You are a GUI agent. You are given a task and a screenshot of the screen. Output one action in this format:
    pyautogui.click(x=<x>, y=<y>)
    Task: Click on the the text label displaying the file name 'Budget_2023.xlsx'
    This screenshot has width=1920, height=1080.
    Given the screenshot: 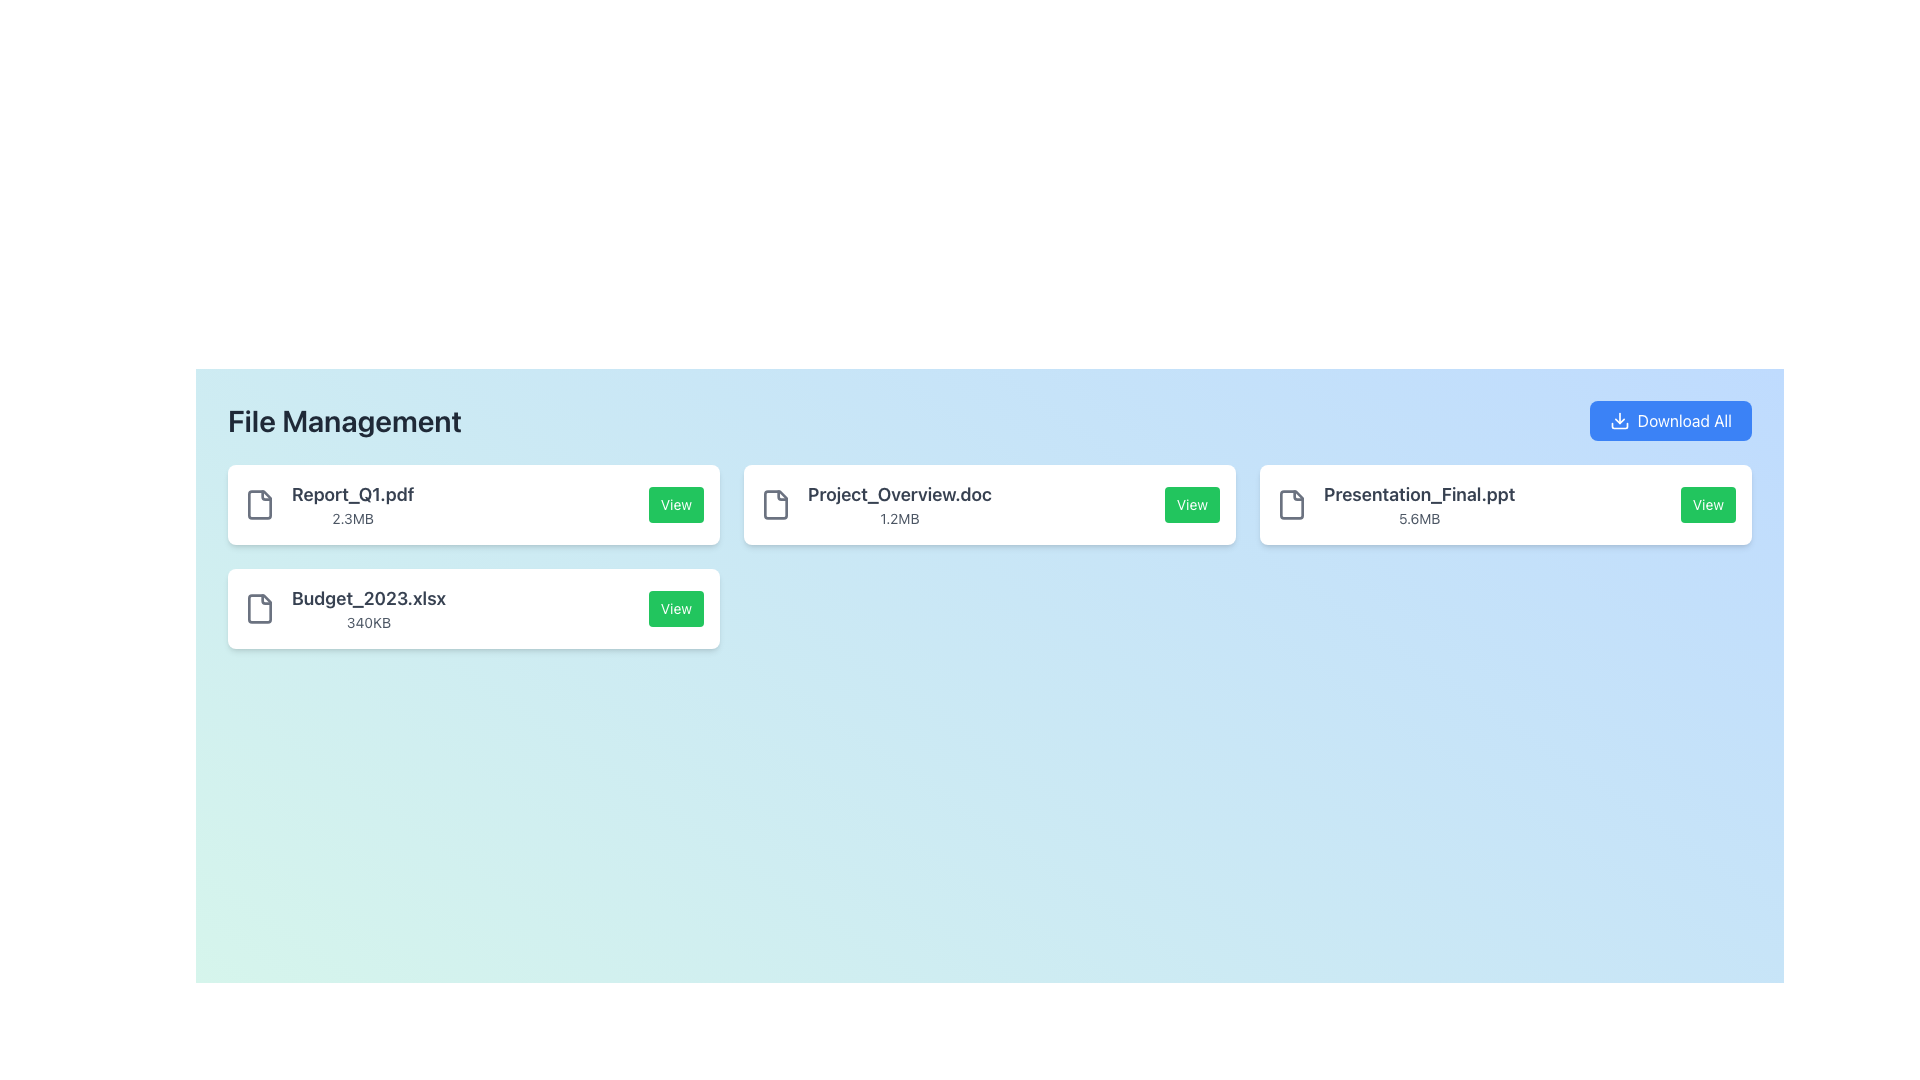 What is the action you would take?
    pyautogui.click(x=369, y=597)
    